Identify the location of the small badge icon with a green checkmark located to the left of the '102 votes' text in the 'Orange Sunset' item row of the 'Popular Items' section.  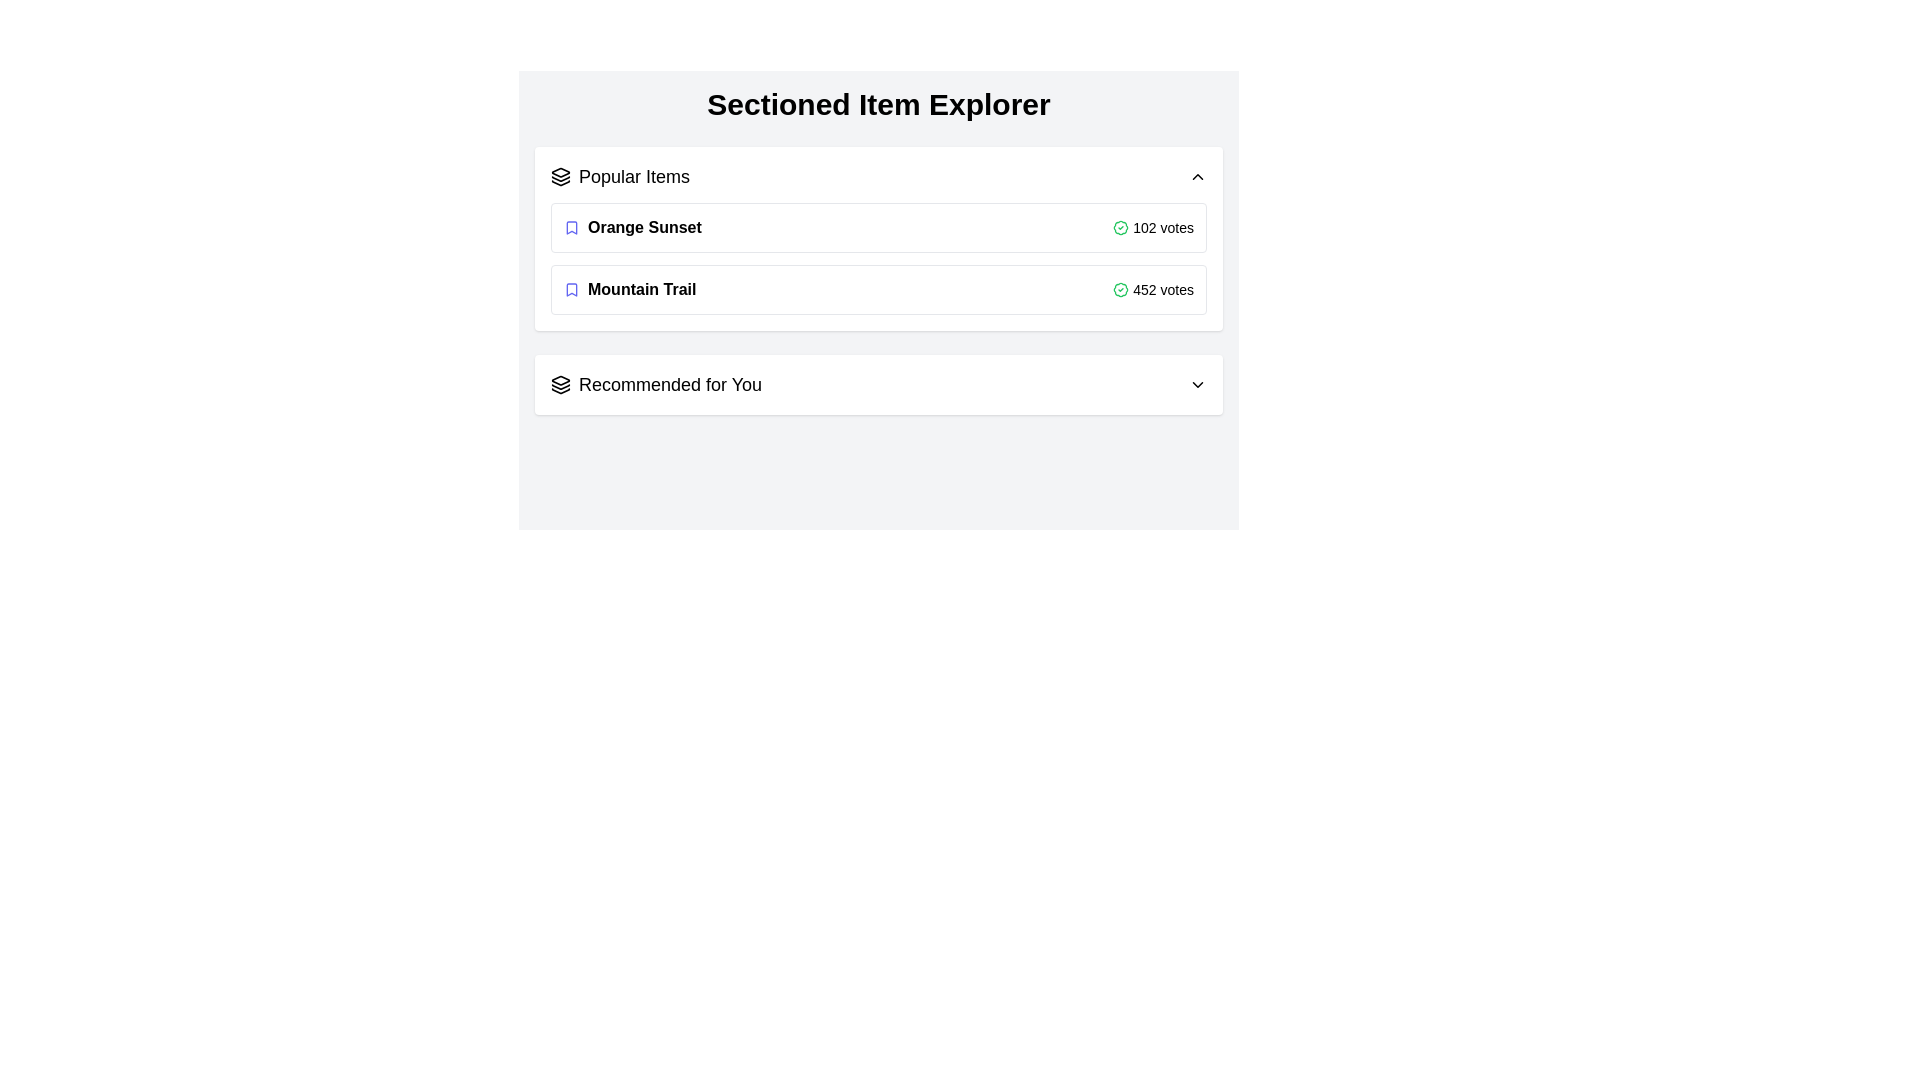
(1121, 226).